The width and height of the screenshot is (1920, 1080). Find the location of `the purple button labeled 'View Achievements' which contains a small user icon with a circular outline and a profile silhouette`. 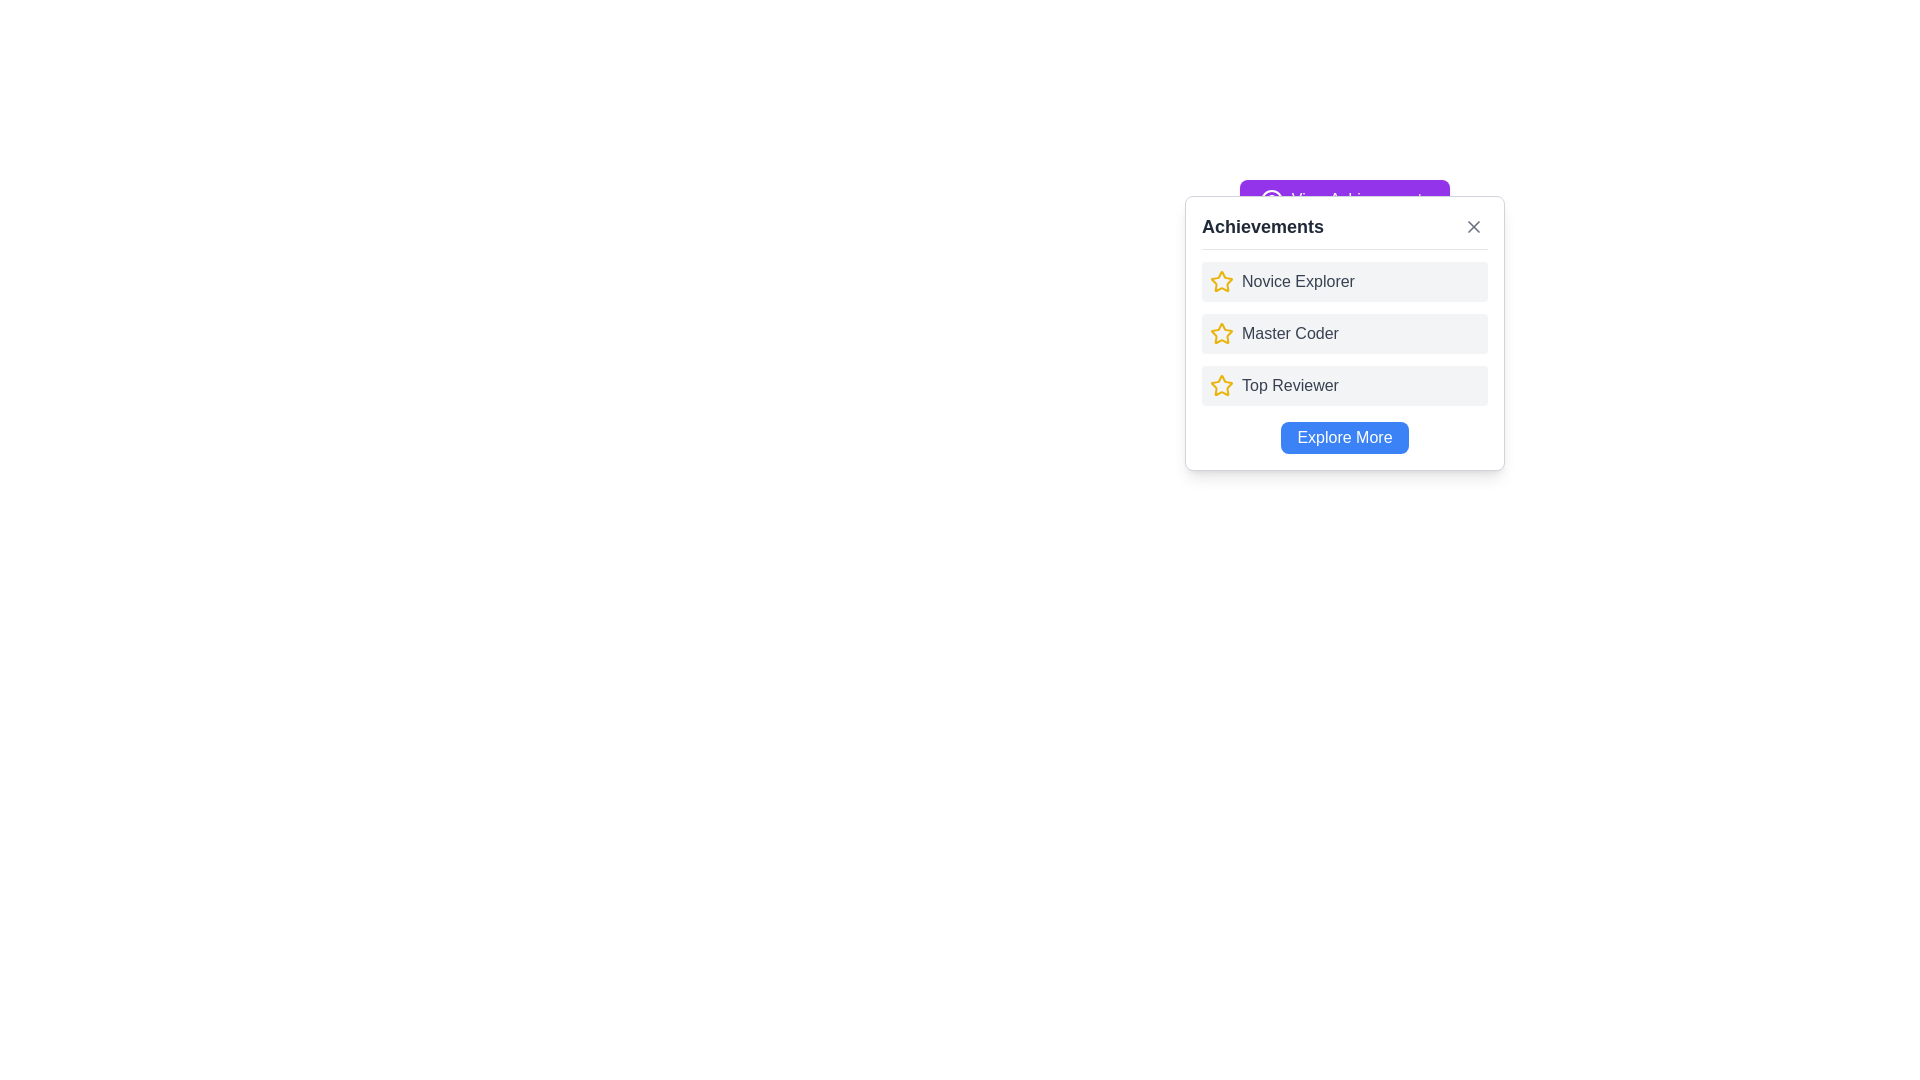

the purple button labeled 'View Achievements' which contains a small user icon with a circular outline and a profile silhouette is located at coordinates (1270, 200).